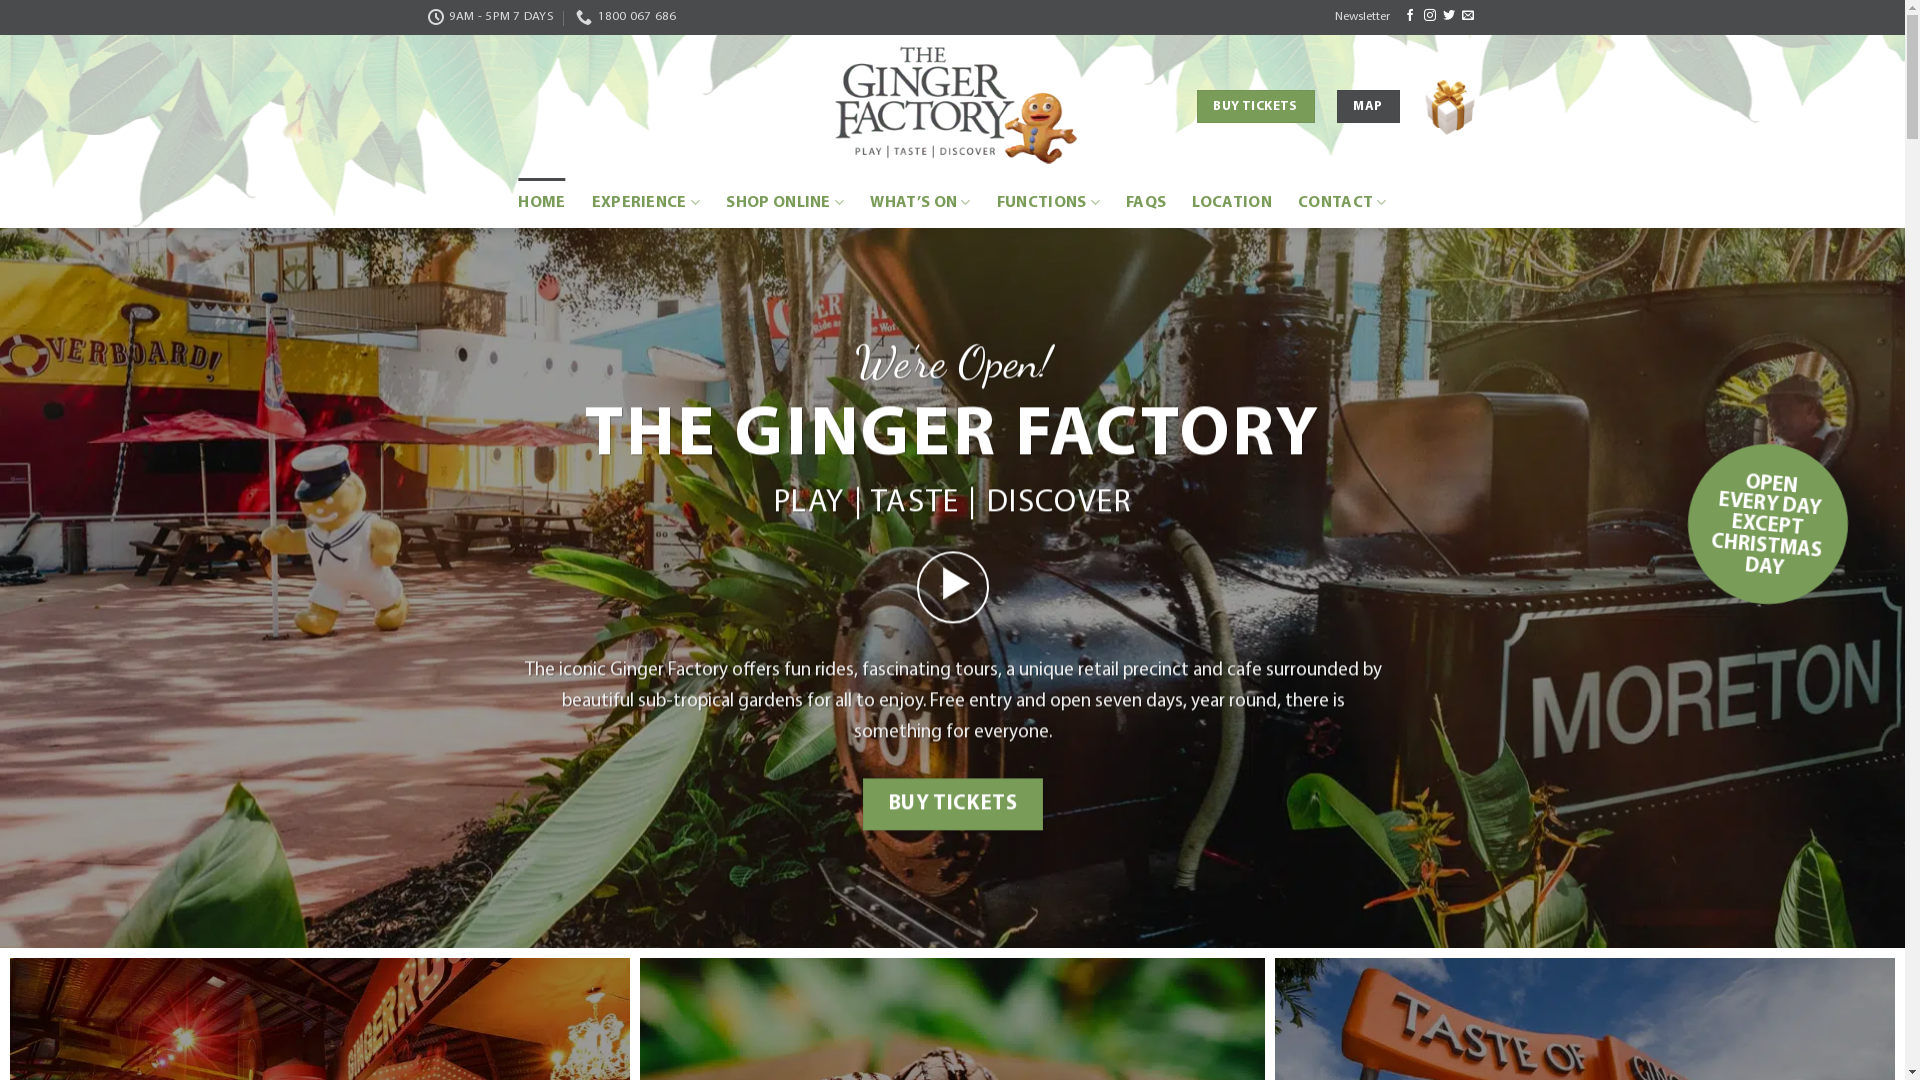 The width and height of the screenshot is (1920, 1080). Describe the element at coordinates (624, 16) in the screenshot. I see `'1800 067 686'` at that location.